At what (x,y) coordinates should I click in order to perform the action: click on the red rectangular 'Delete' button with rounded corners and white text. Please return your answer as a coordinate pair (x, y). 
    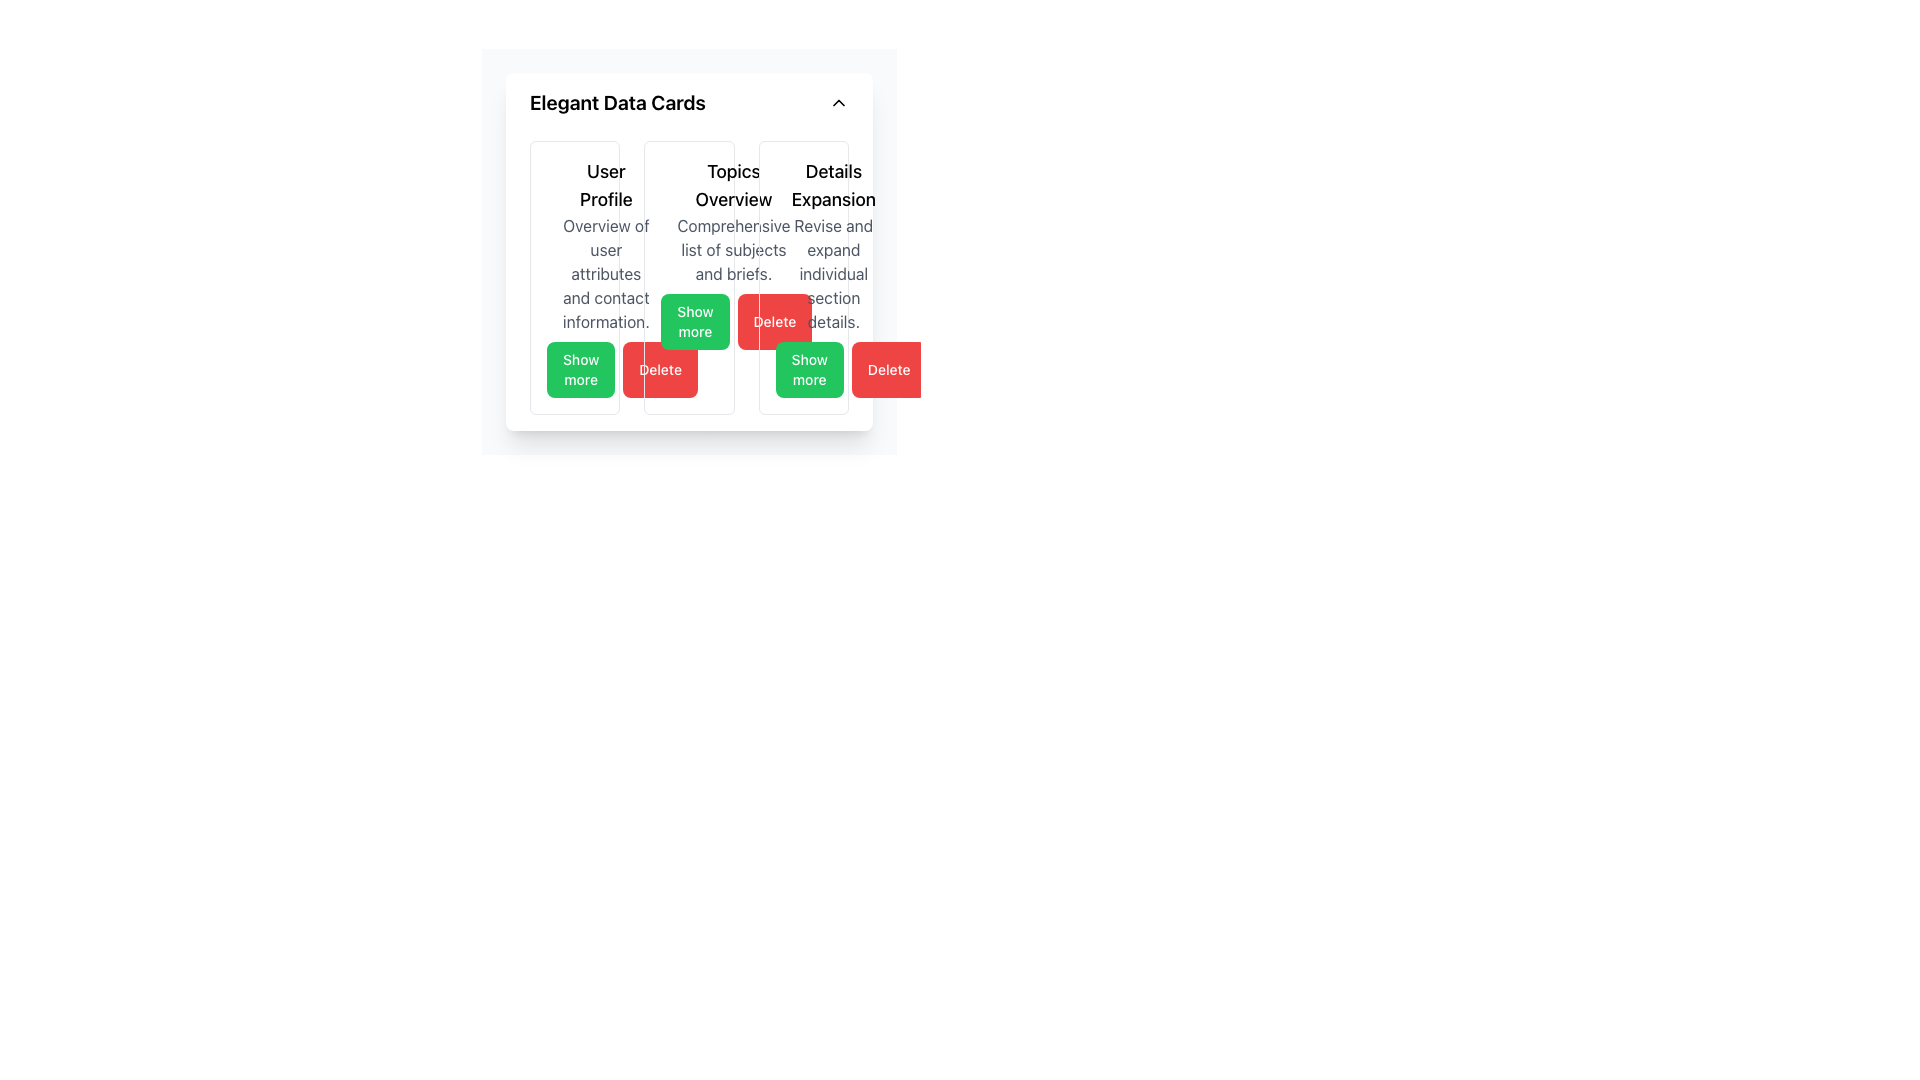
    Looking at the image, I should click on (888, 370).